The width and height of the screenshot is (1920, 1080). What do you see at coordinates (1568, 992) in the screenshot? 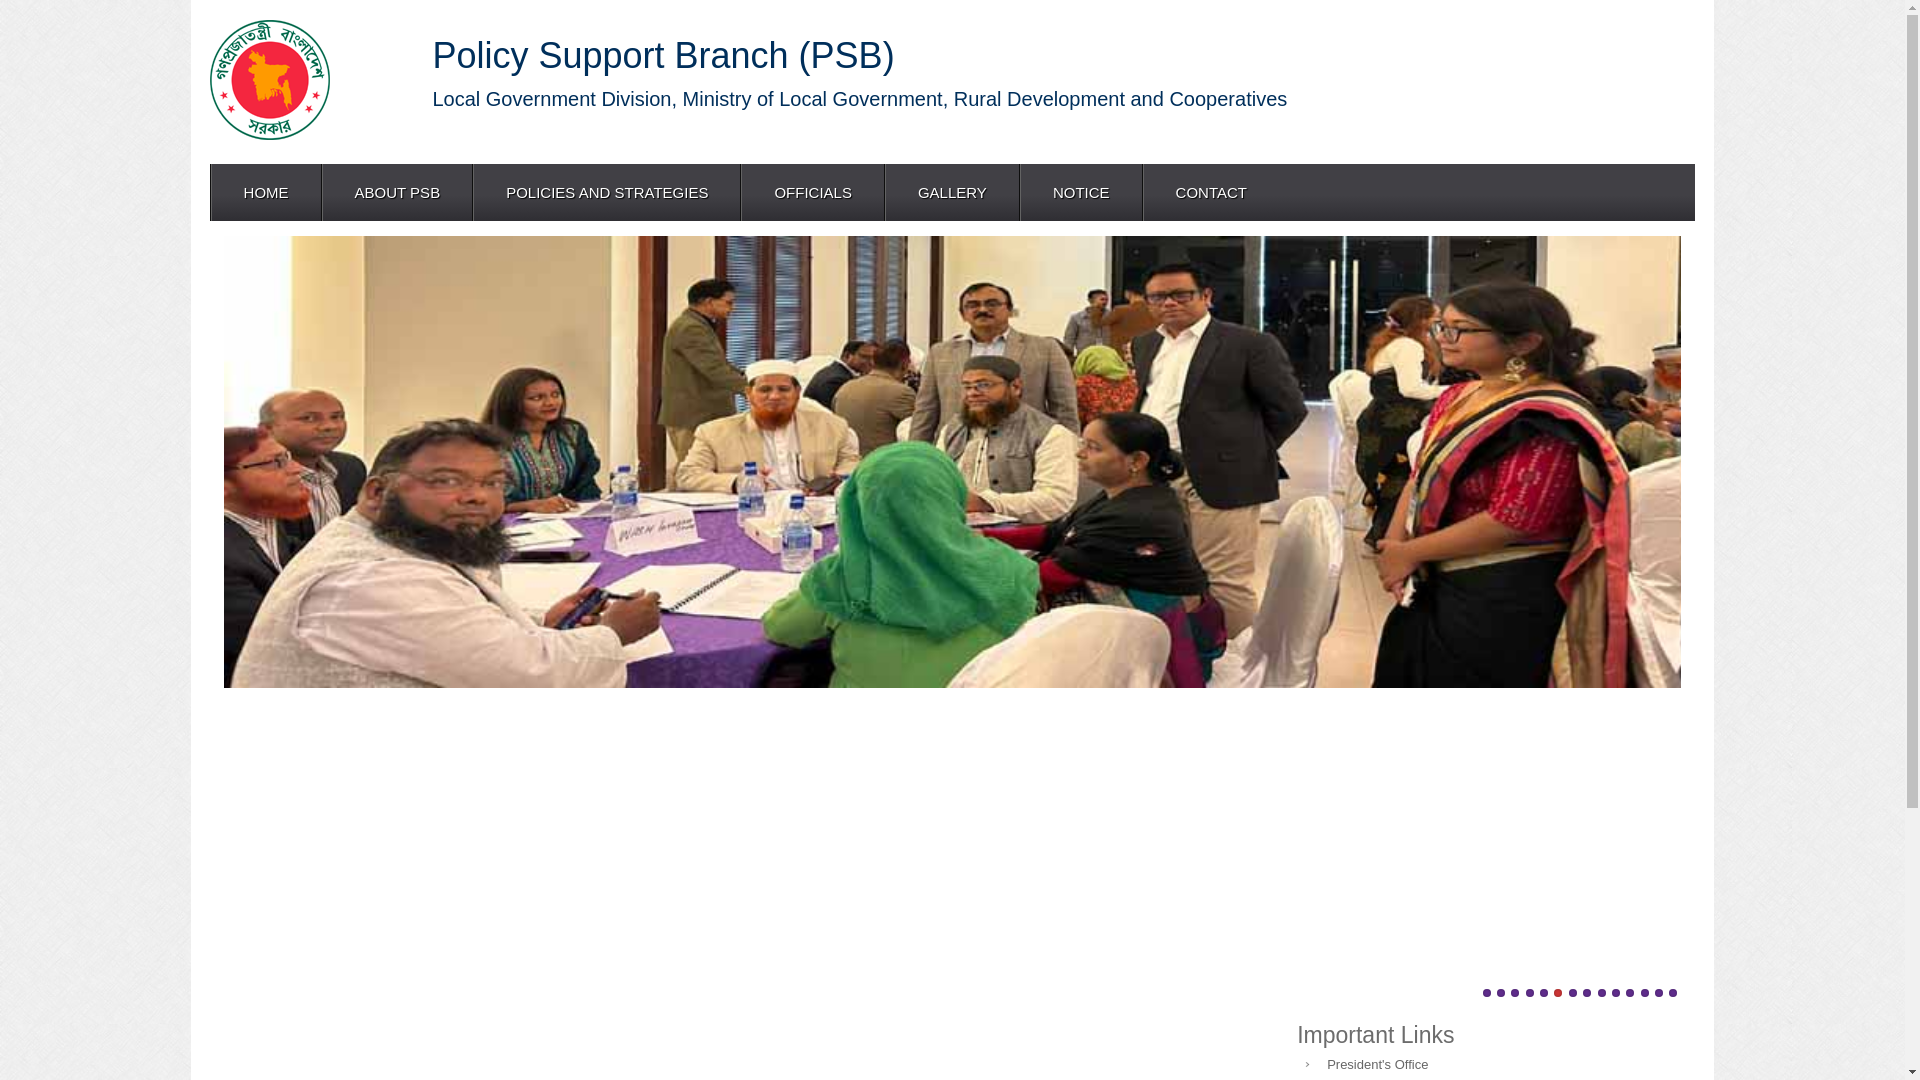
I see `'7'` at bounding box center [1568, 992].